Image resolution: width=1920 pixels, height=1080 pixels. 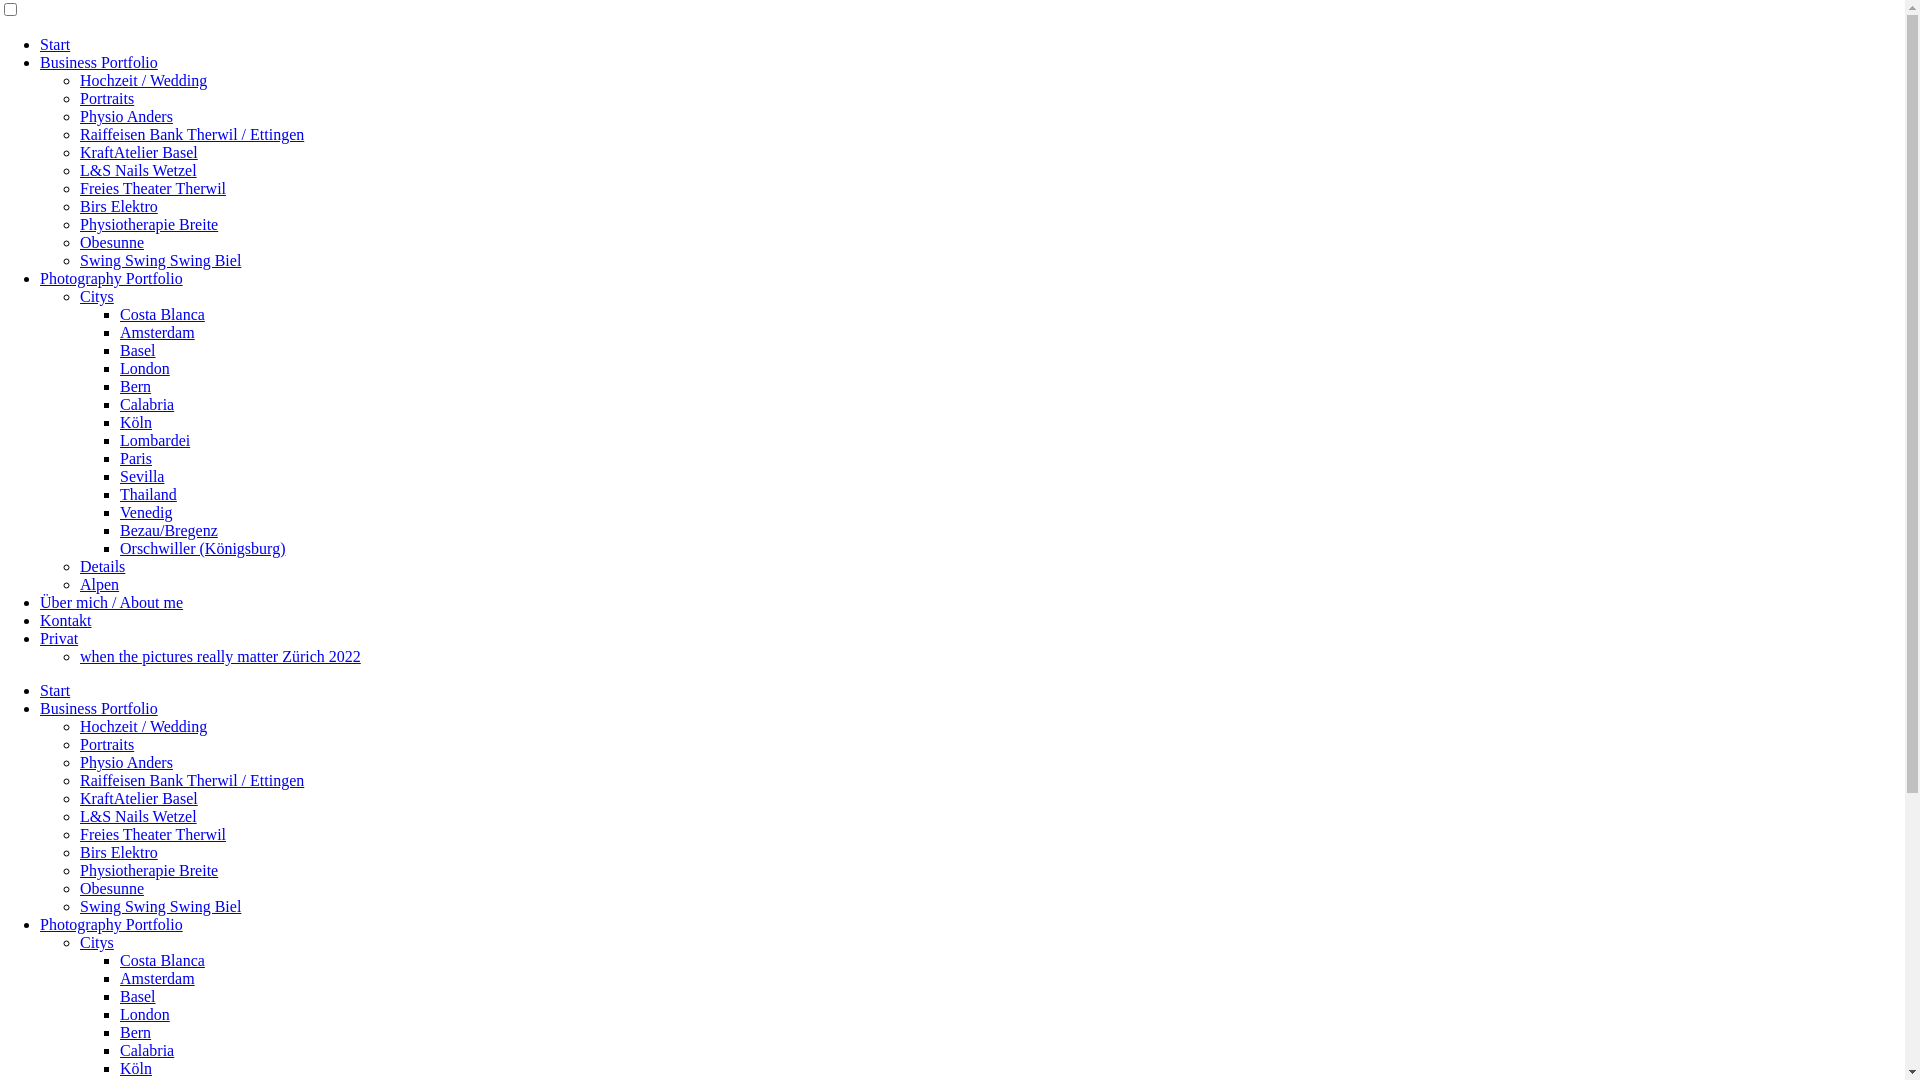 I want to click on 'Freies Theater Therwil', so click(x=80, y=834).